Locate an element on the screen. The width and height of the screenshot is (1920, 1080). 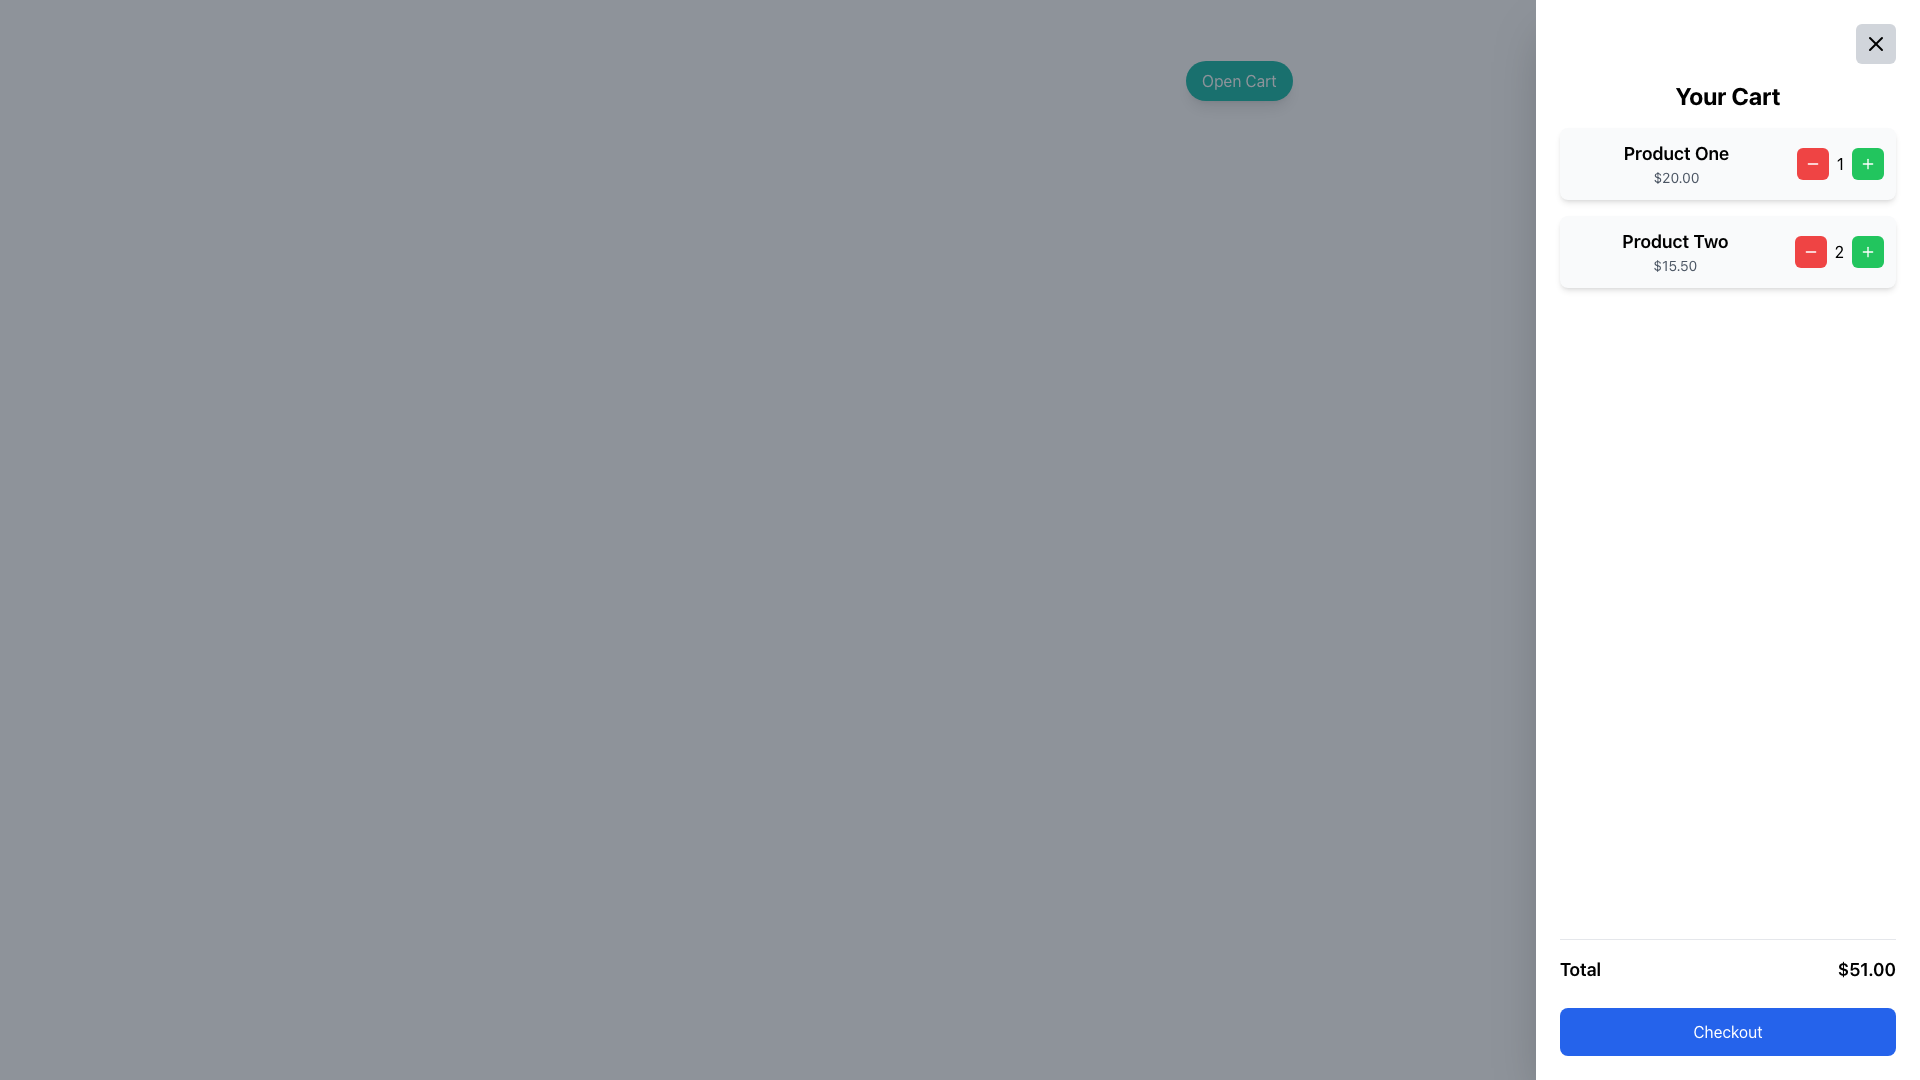
the increment button located to the right of the quantity '2' for 'Product Two' in the cart section to increase the item quantity is located at coordinates (1866, 250).